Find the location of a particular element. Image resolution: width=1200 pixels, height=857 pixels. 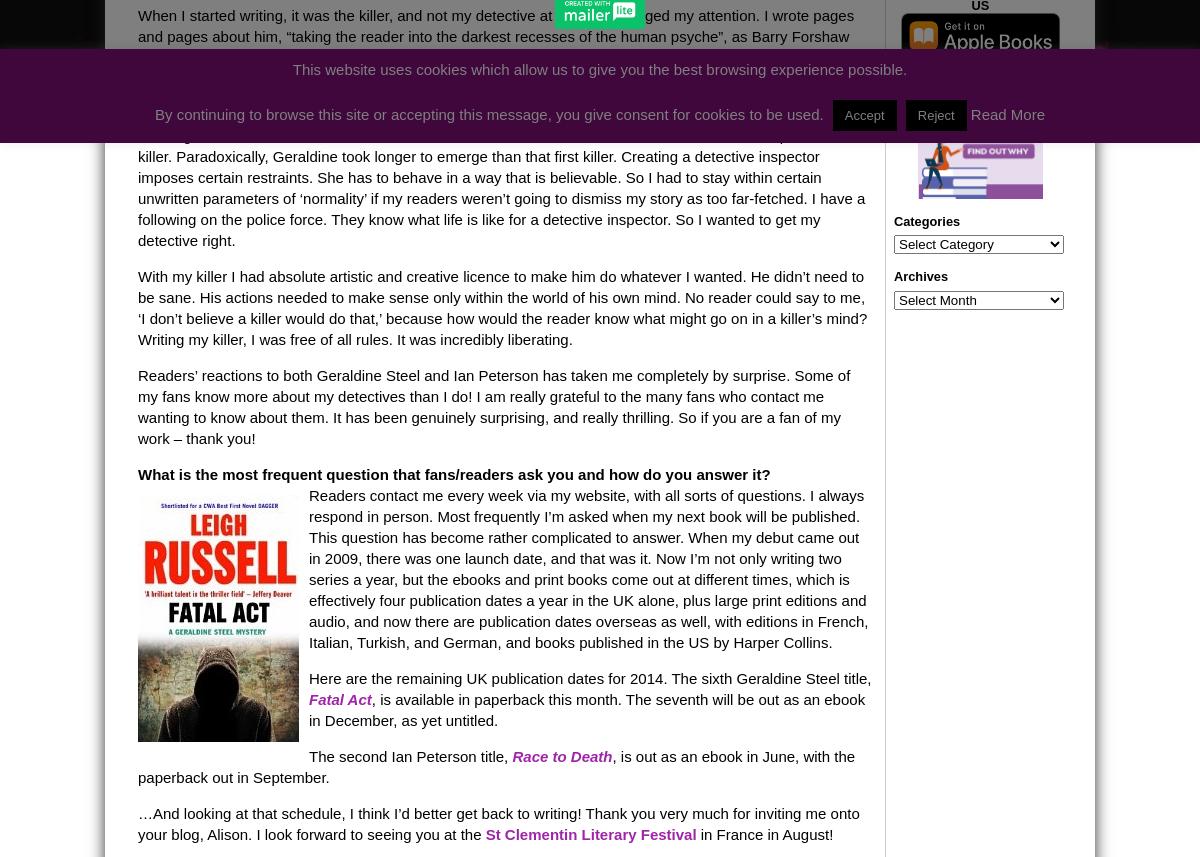

'With my killer I had absolute artistic and creative licence to make him do whatever I wanted. He didn’t need to be sane. His actions needed to make sense only within the world of his own mind. No reader could say to me, ‘I don’t believe a killer would do that,’ because how would the reader know what might go on in a killer’s mind? Writing my killer, I was free of all rules. It was incredibly liberating.' is located at coordinates (501, 305).